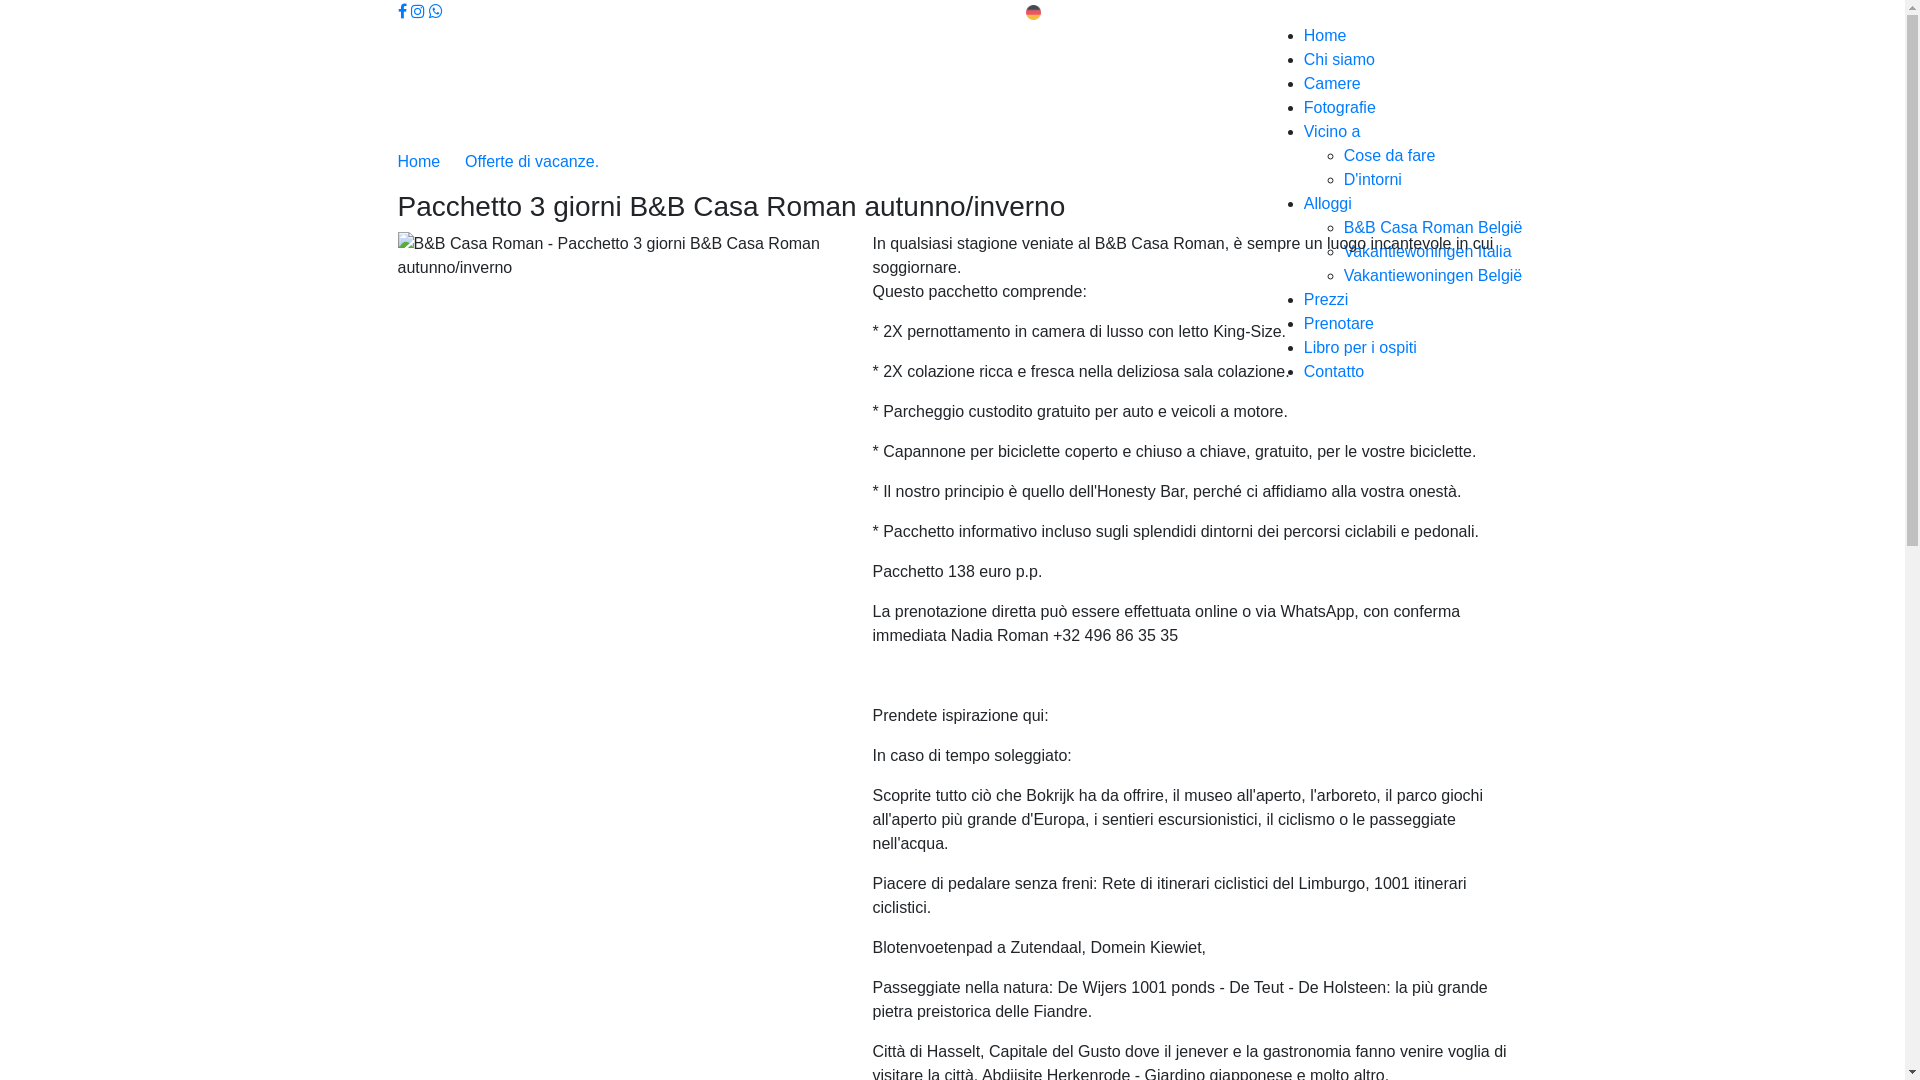 This screenshot has height=1080, width=1920. Describe the element at coordinates (1360, 346) in the screenshot. I see `'Libro per i ospiti'` at that location.